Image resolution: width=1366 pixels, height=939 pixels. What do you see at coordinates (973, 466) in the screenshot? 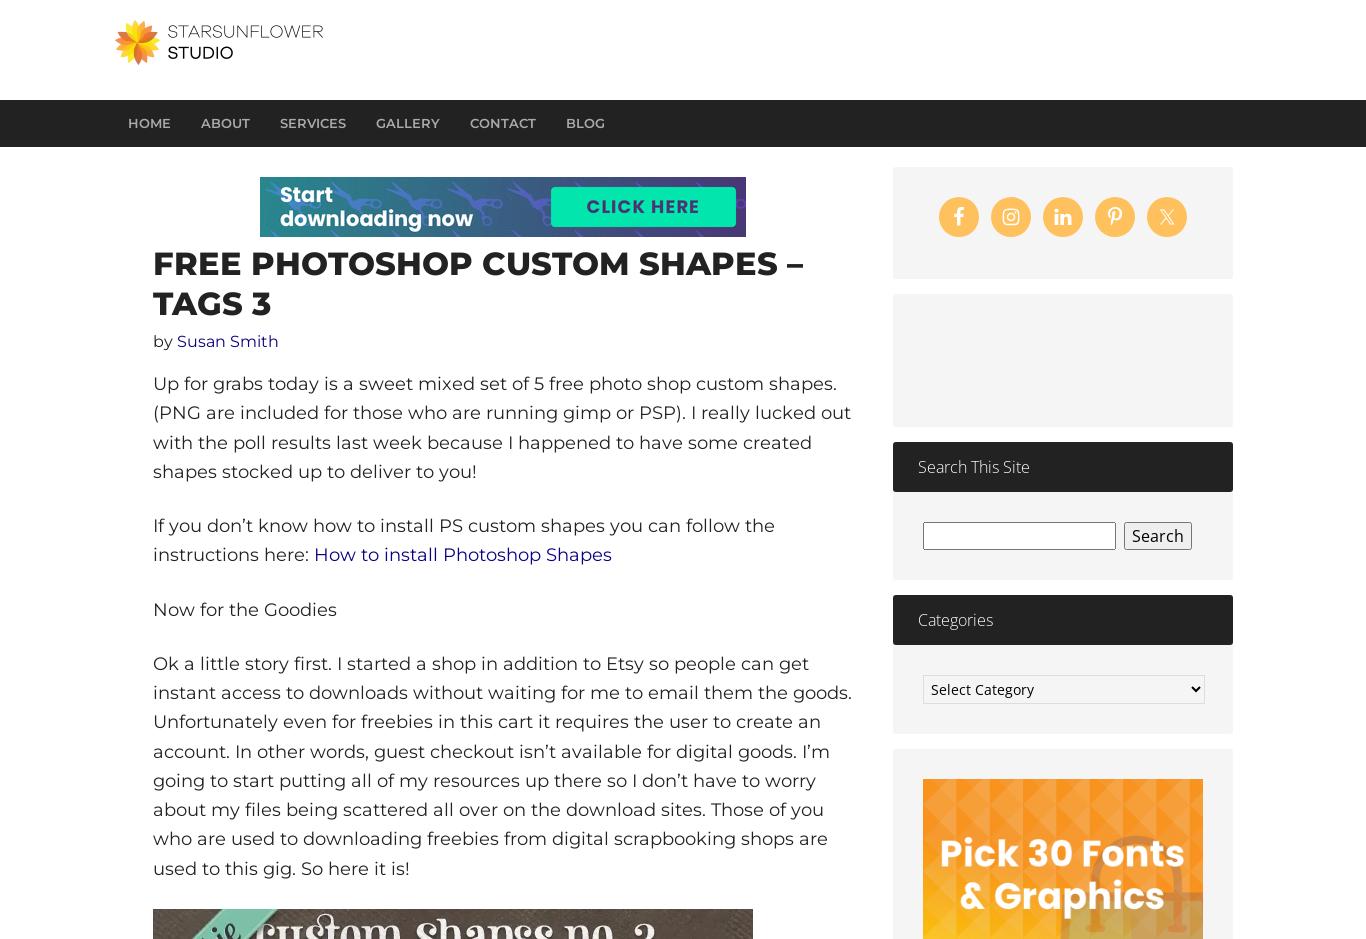
I see `'Search This Site'` at bounding box center [973, 466].